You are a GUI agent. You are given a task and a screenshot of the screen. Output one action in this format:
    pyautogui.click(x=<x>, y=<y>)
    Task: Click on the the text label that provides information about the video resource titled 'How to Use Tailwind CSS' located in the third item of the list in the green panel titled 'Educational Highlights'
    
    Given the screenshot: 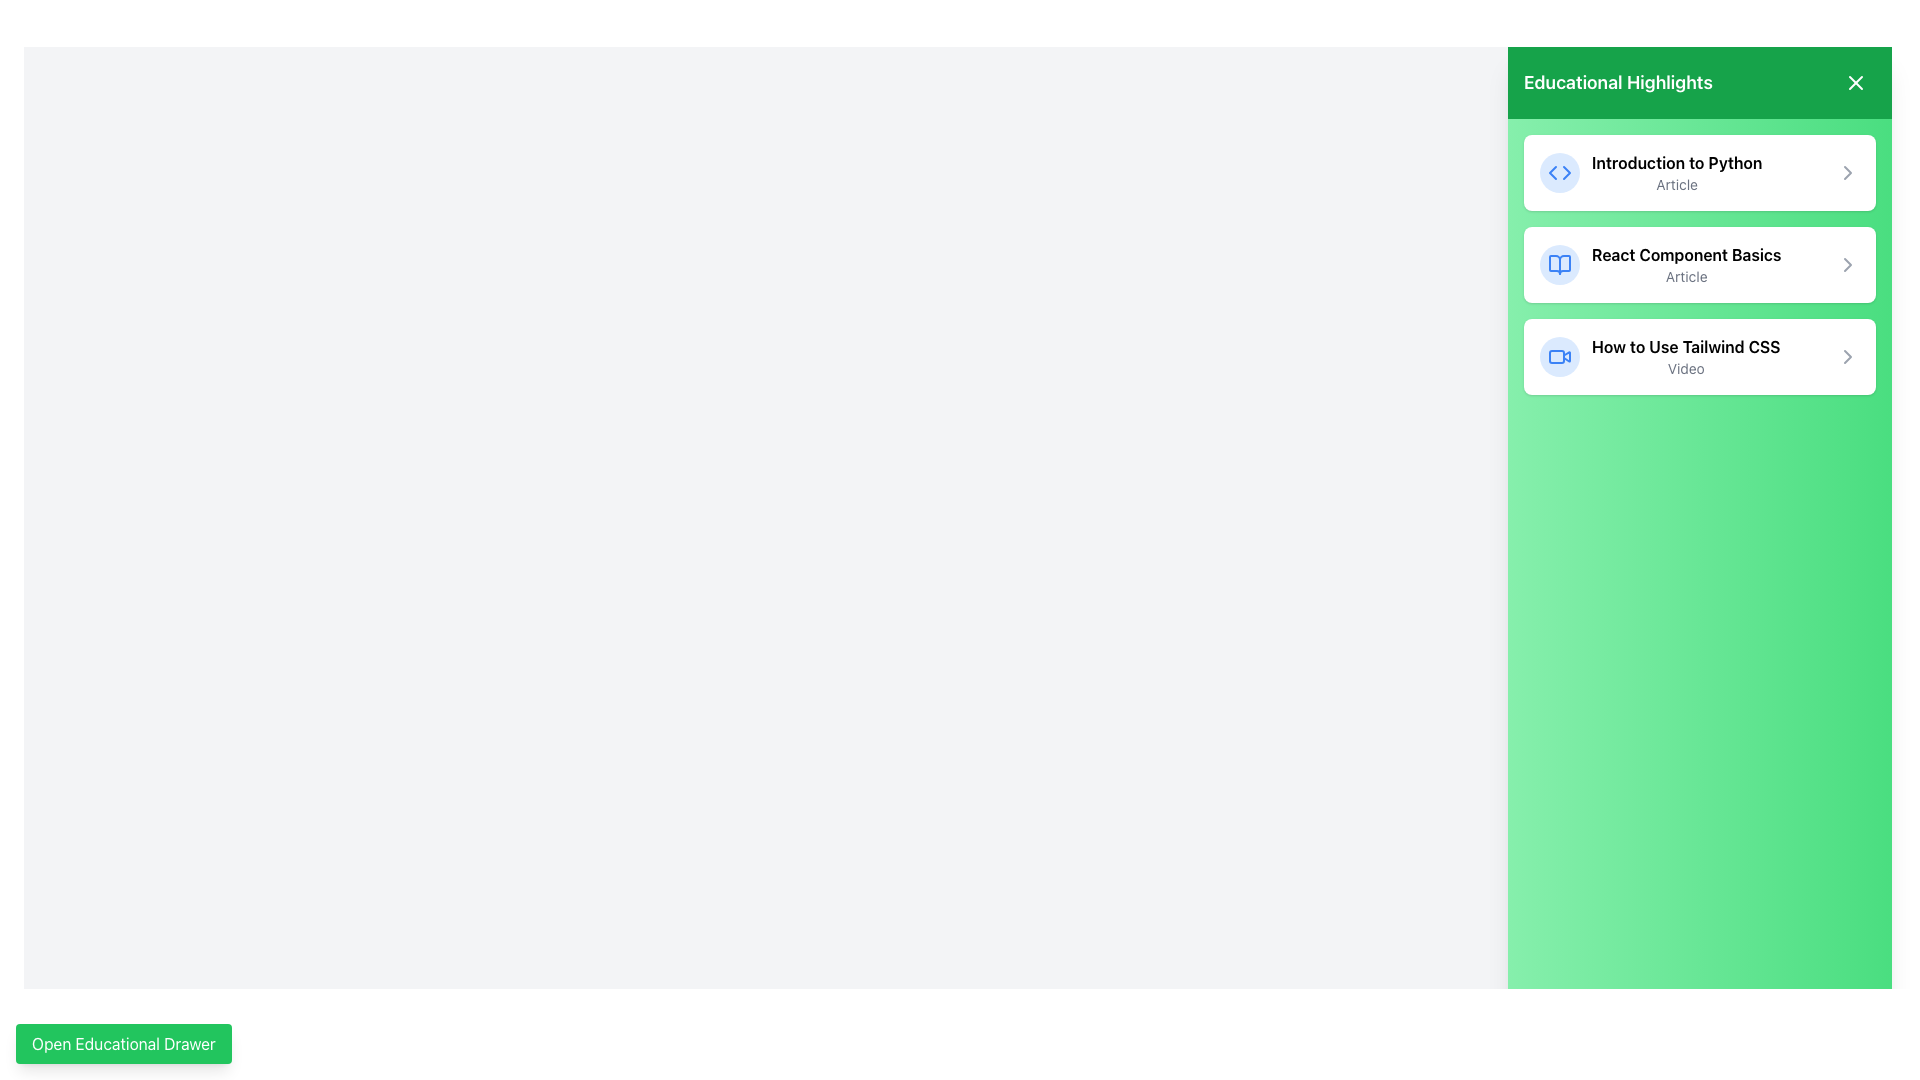 What is the action you would take?
    pyautogui.click(x=1685, y=356)
    